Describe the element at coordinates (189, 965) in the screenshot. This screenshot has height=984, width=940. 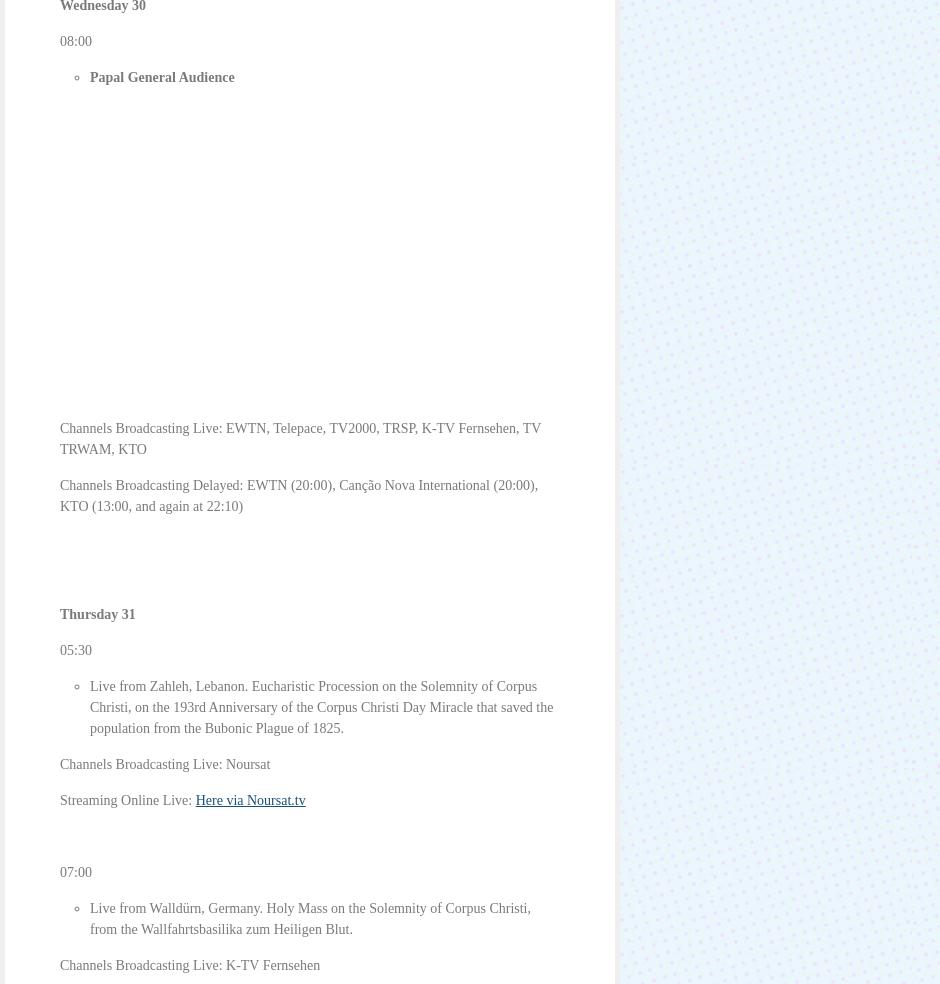
I see `'Channels Broadcasting Live: K-TV Fernsehen'` at that location.